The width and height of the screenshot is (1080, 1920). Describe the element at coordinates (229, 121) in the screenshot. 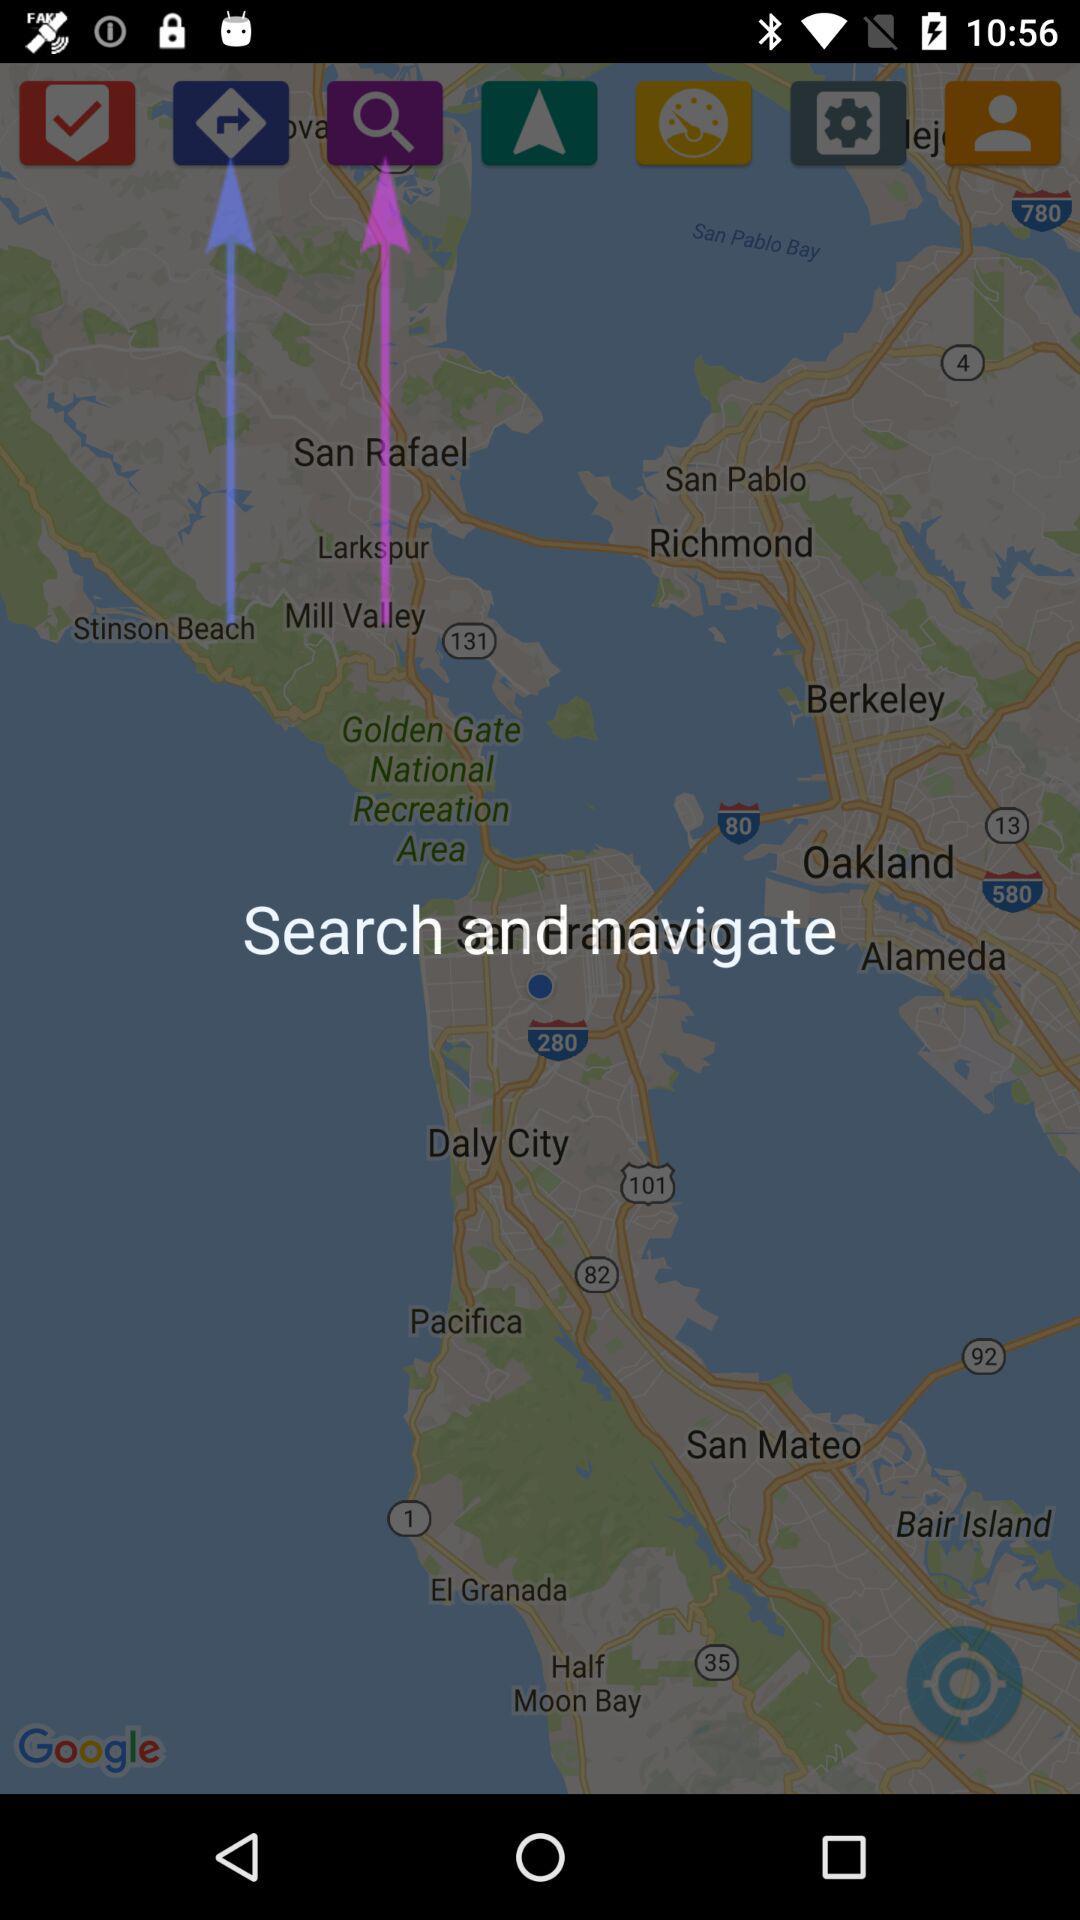

I see `the app above the search and navigate item` at that location.